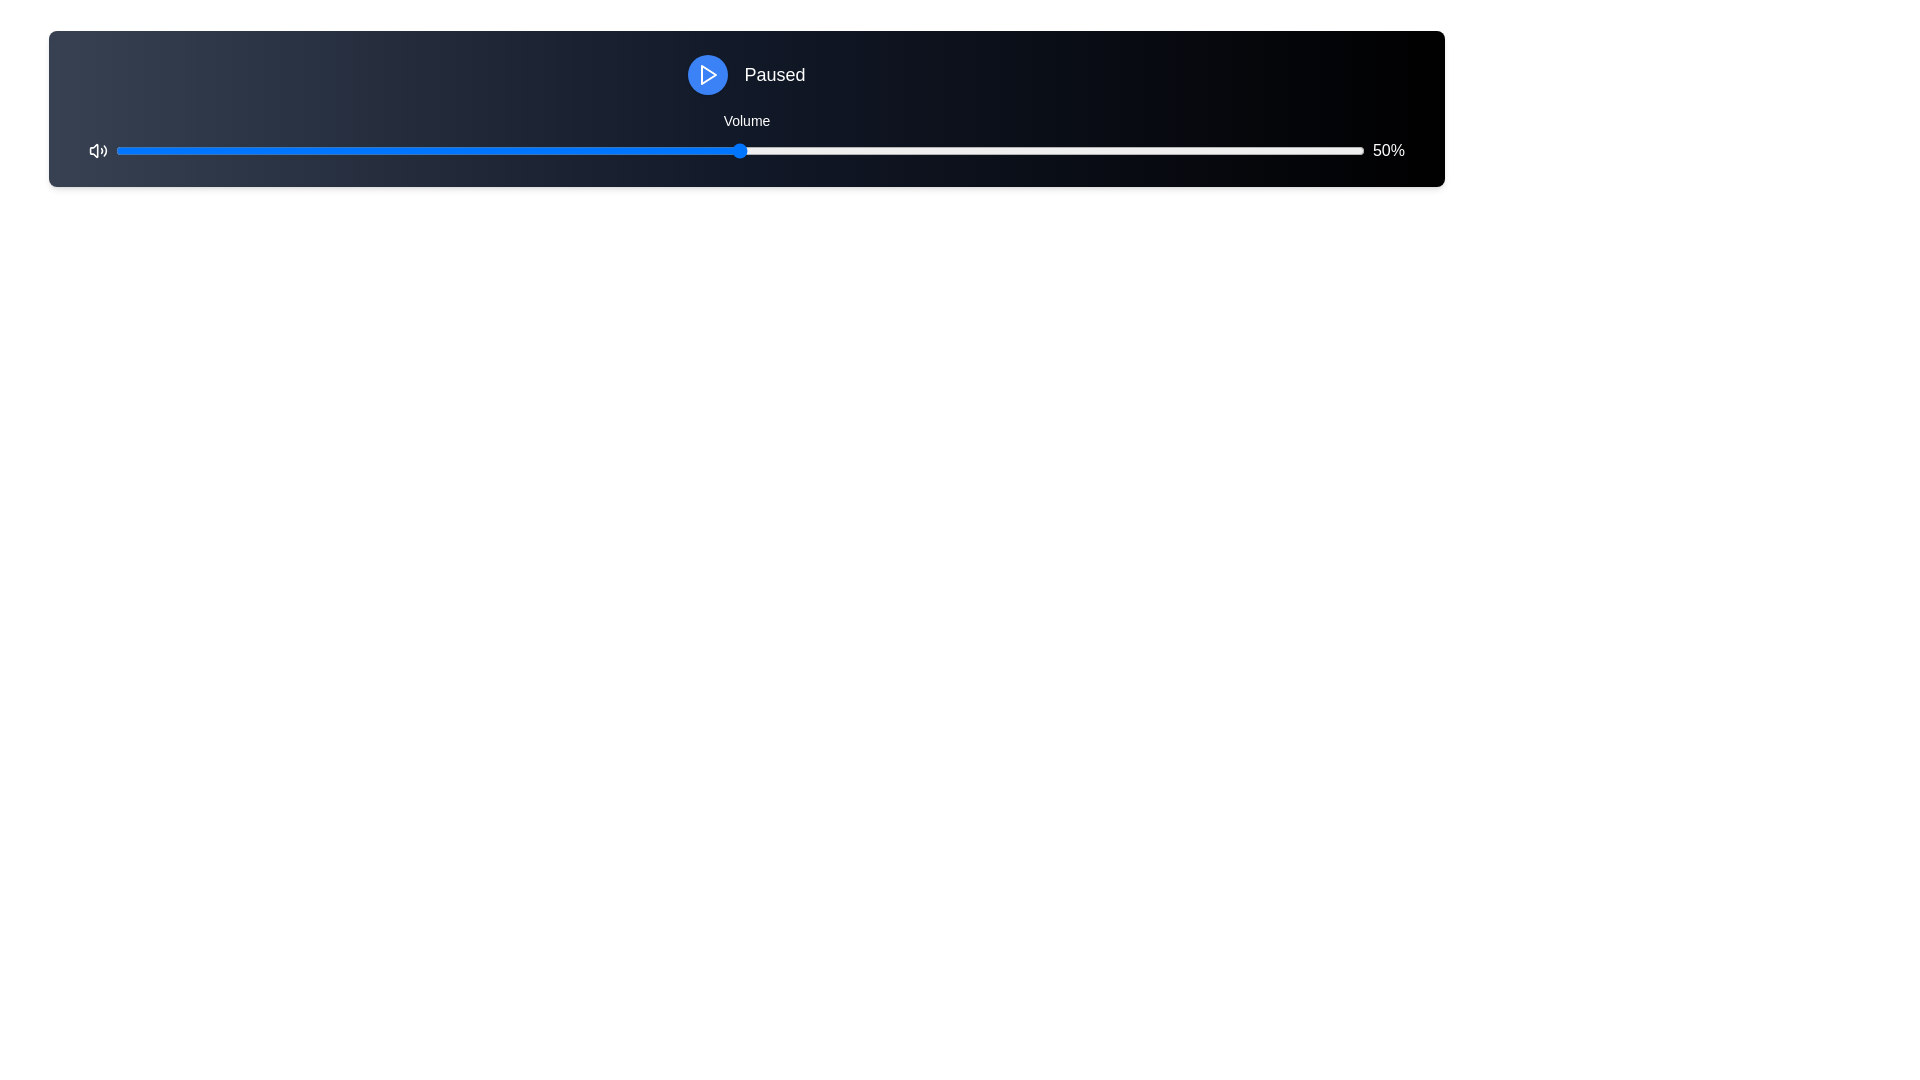  What do you see at coordinates (1386, 149) in the screenshot?
I see `the text label displaying '50%' in white, located at the rightmost end of the horizontal control bar to focus it` at bounding box center [1386, 149].